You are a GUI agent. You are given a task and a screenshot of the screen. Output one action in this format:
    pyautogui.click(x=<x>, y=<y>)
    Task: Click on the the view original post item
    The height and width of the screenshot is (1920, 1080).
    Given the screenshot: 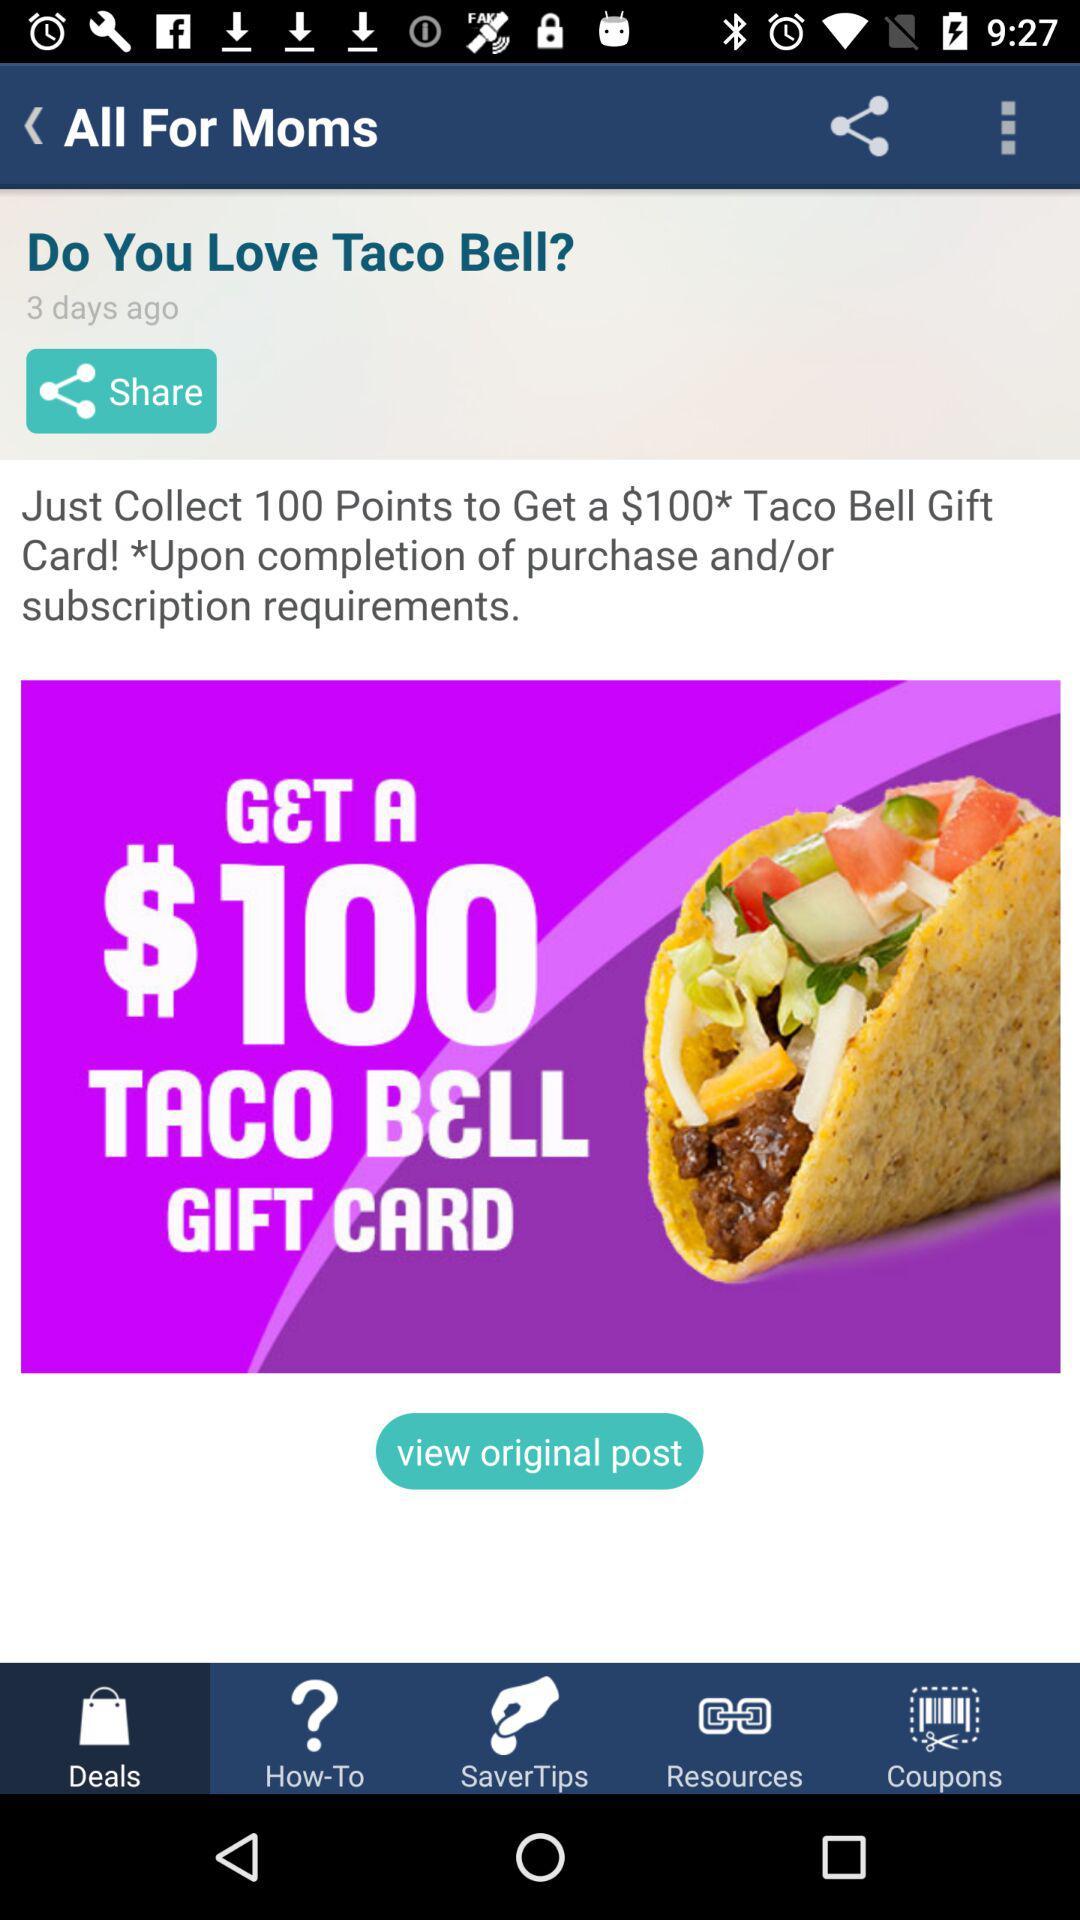 What is the action you would take?
    pyautogui.click(x=538, y=1451)
    